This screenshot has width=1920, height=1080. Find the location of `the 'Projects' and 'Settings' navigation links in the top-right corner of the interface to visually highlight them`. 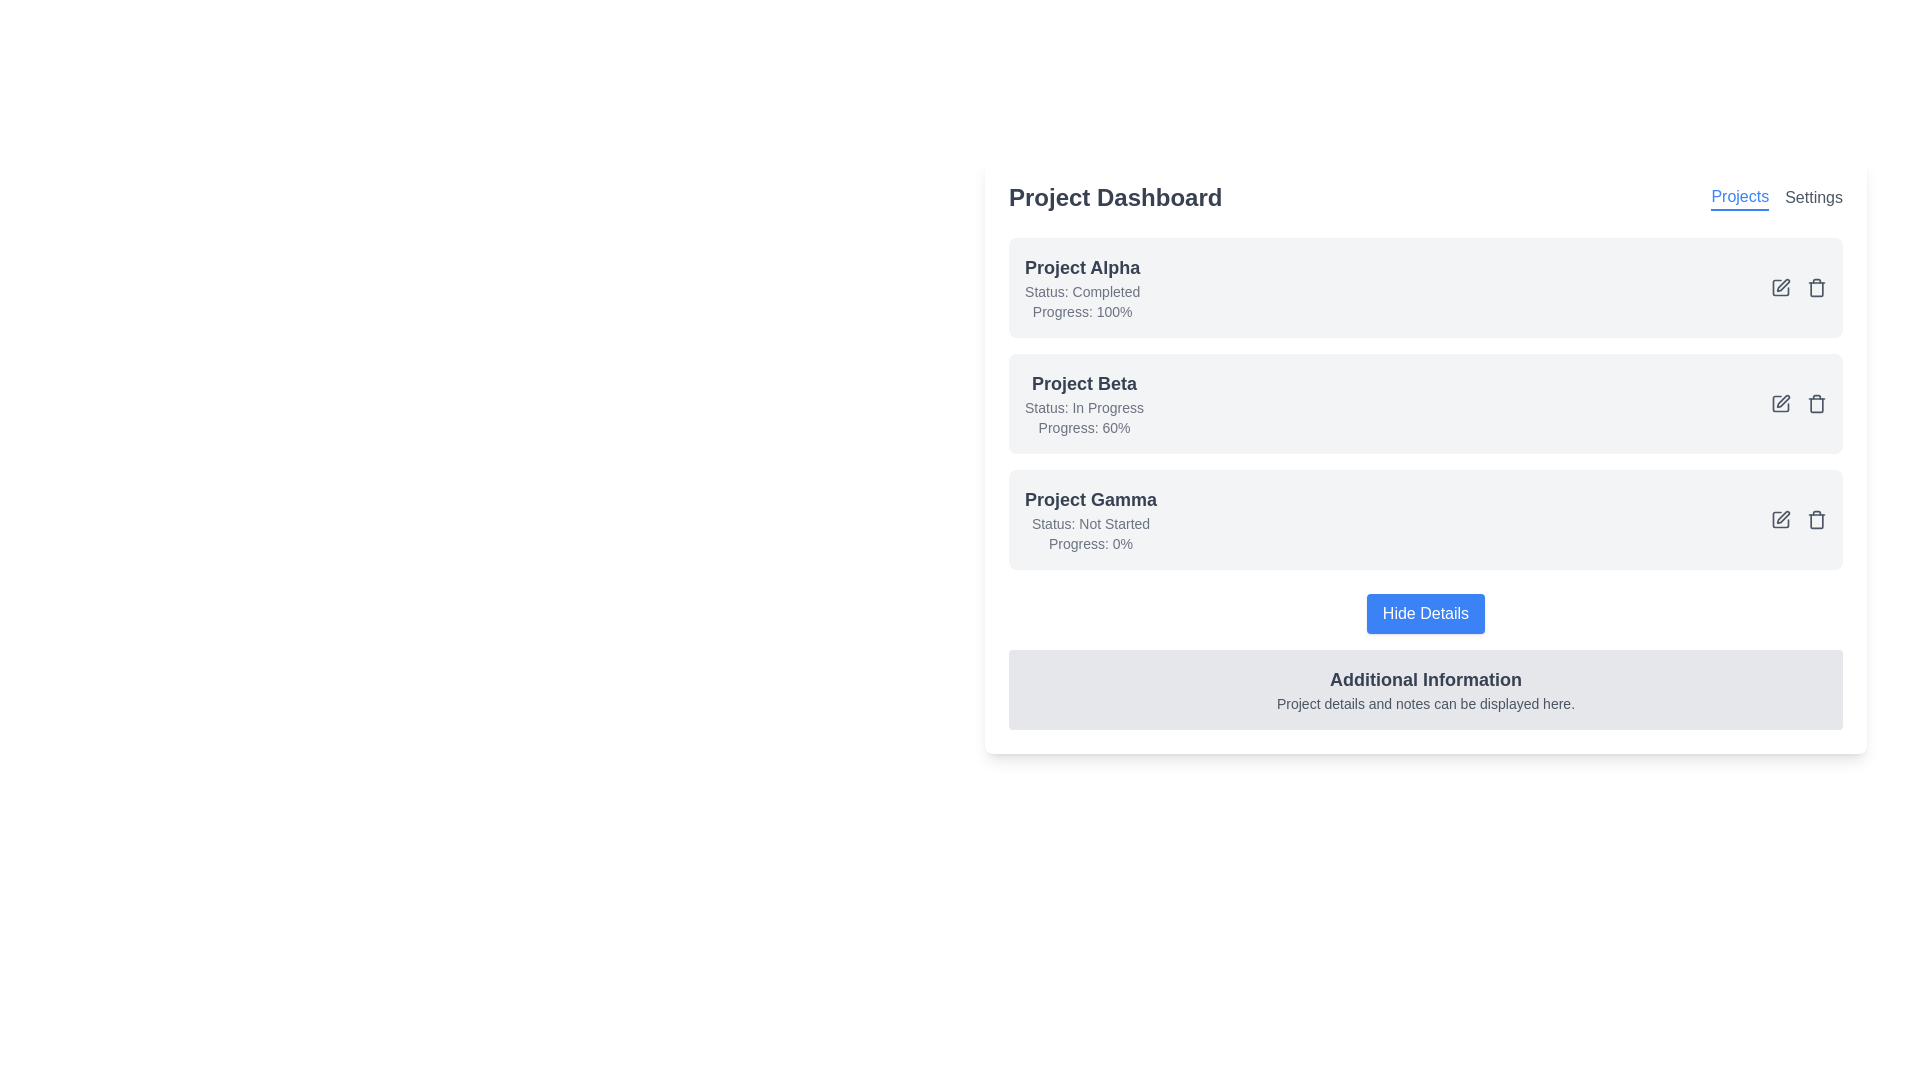

the 'Projects' and 'Settings' navigation links in the top-right corner of the interface to visually highlight them is located at coordinates (1777, 197).